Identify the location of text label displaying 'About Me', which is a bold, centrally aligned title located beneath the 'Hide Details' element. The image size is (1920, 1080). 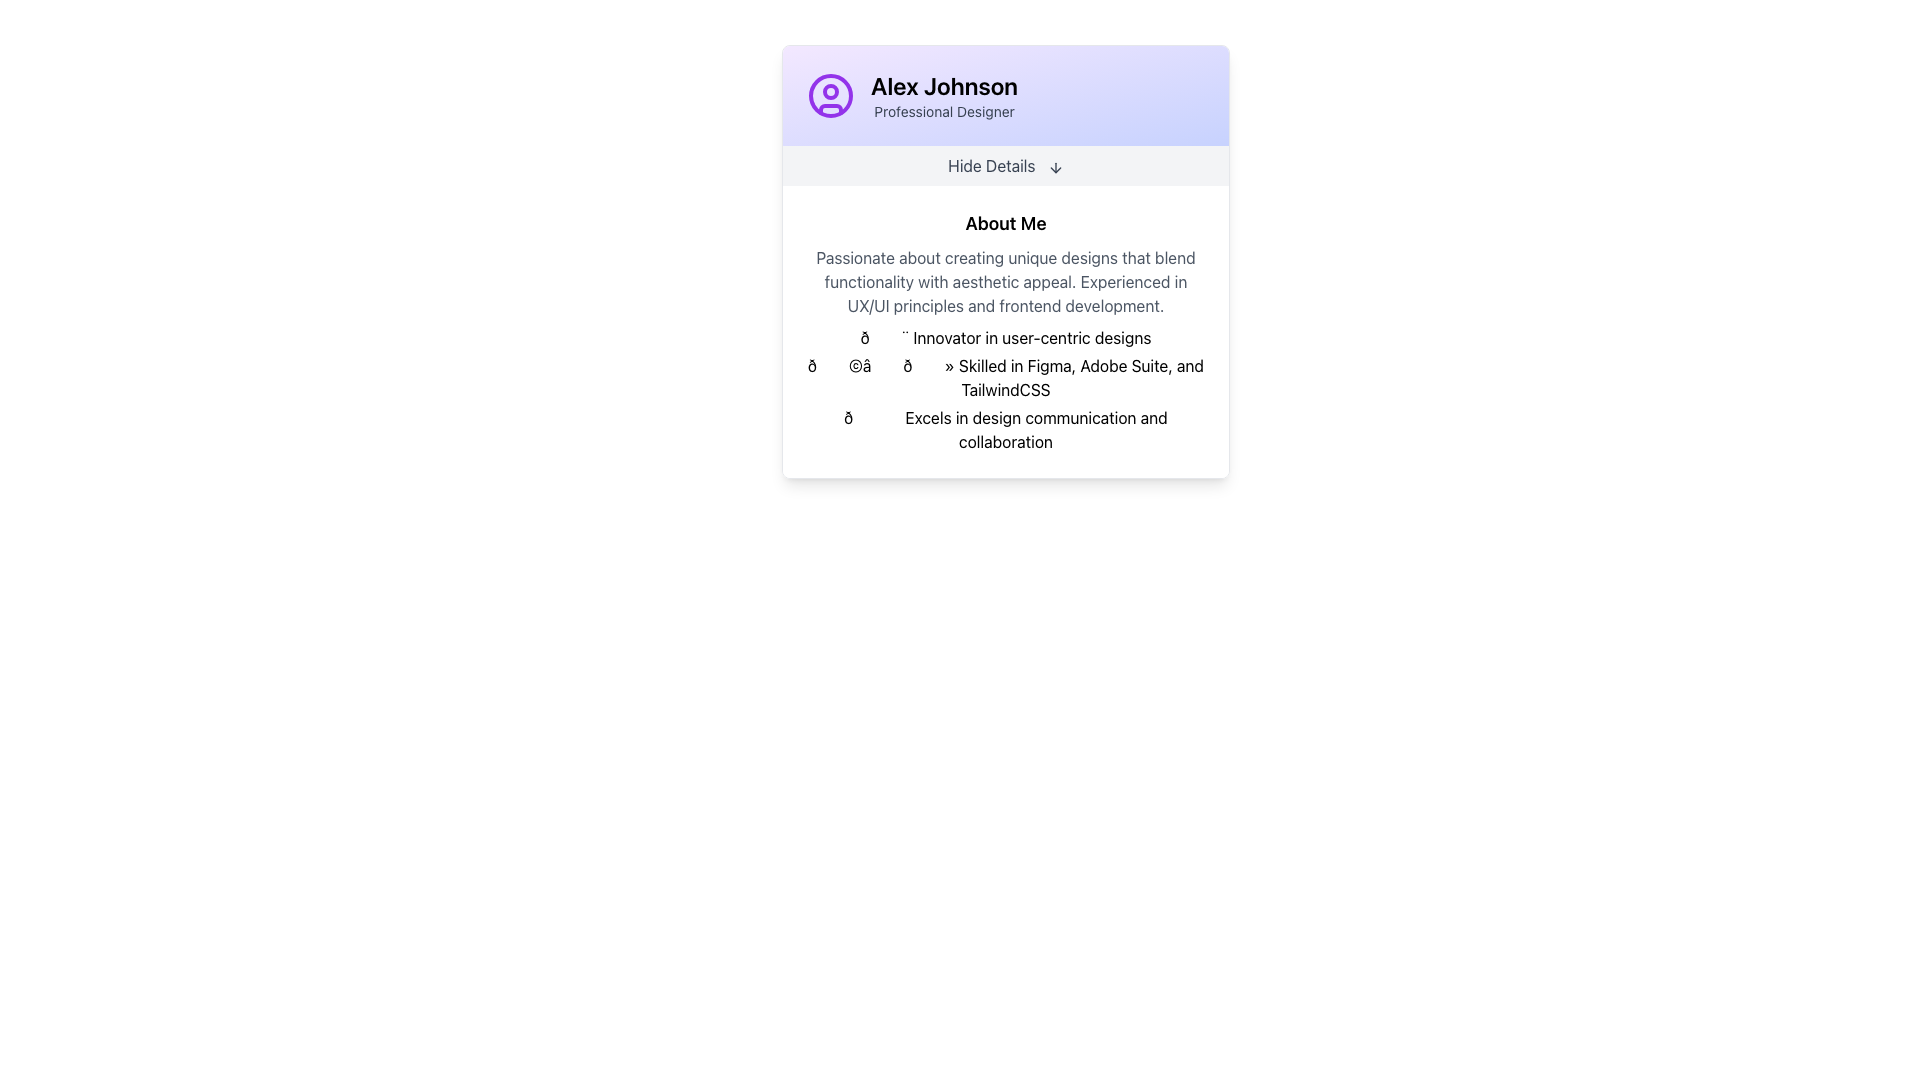
(1006, 223).